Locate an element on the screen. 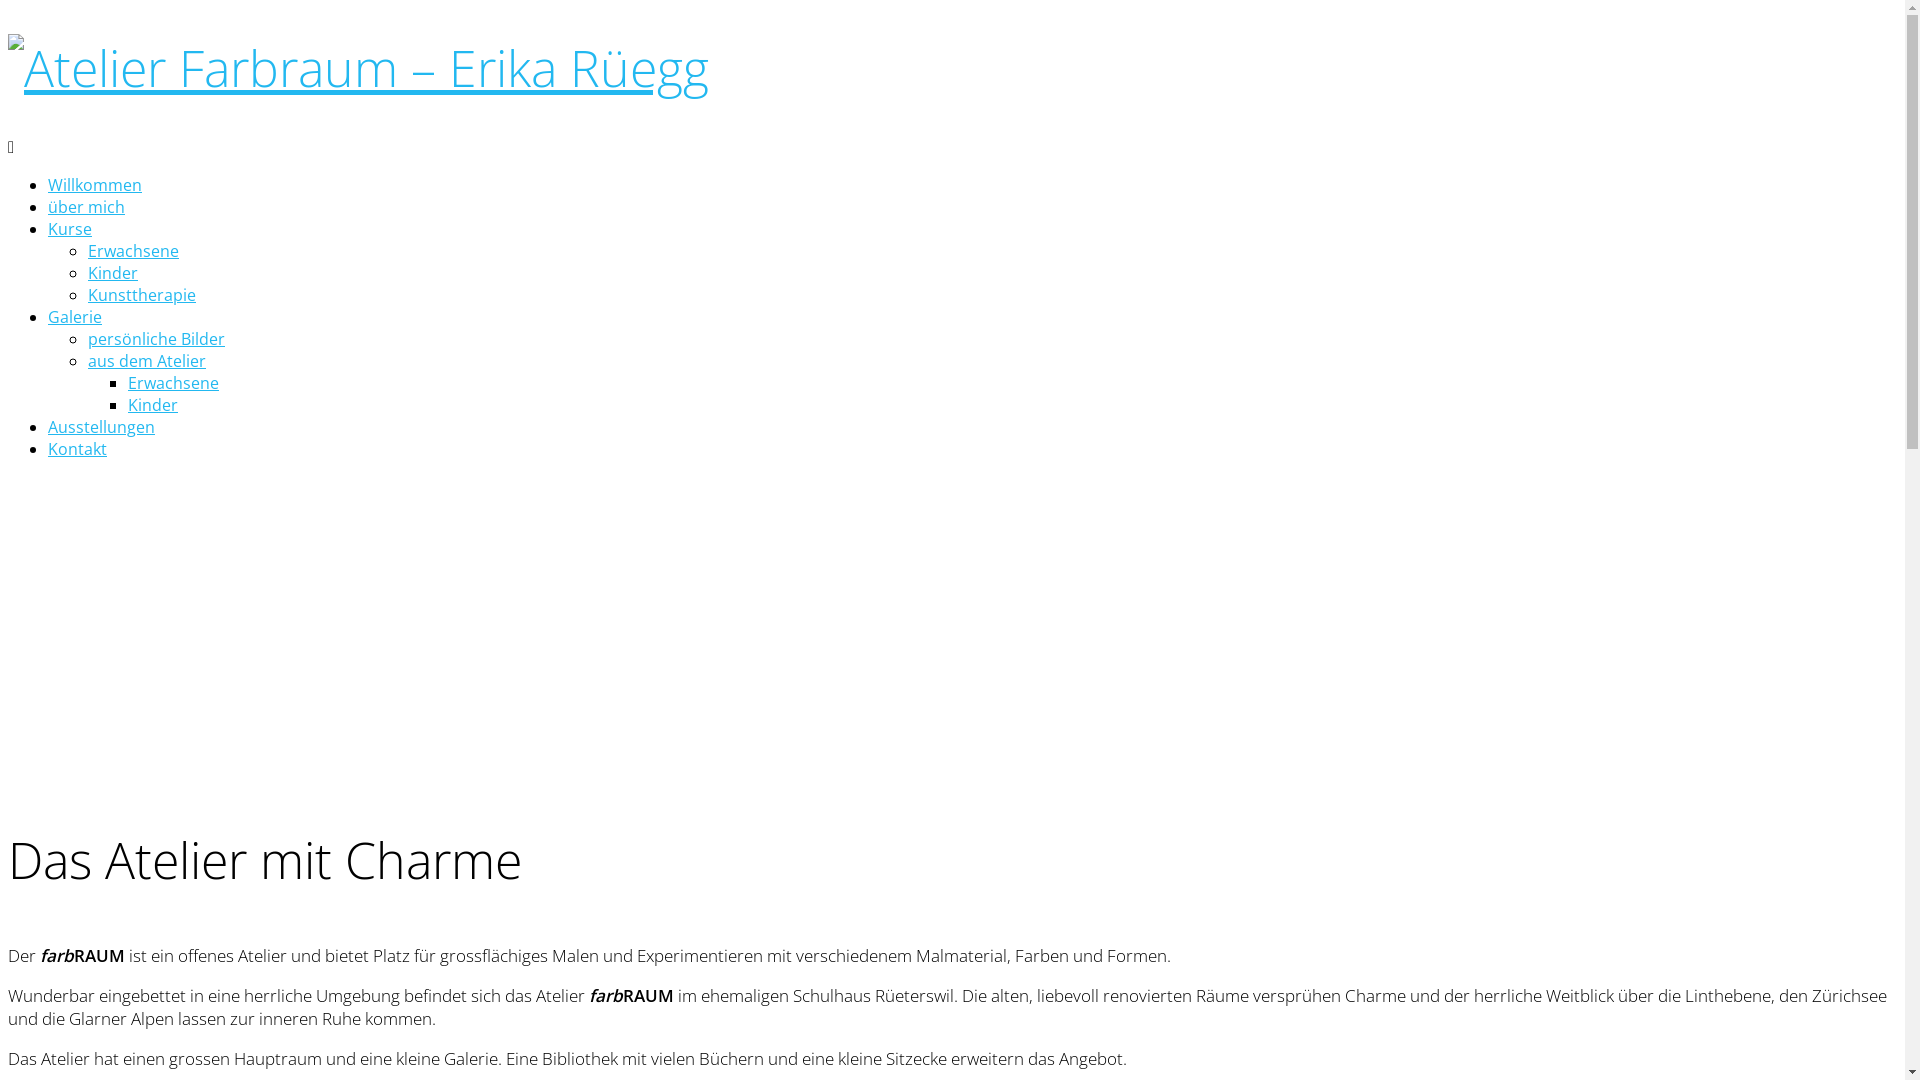 Image resolution: width=1920 pixels, height=1080 pixels. 'Willkommen' is located at coordinates (94, 185).